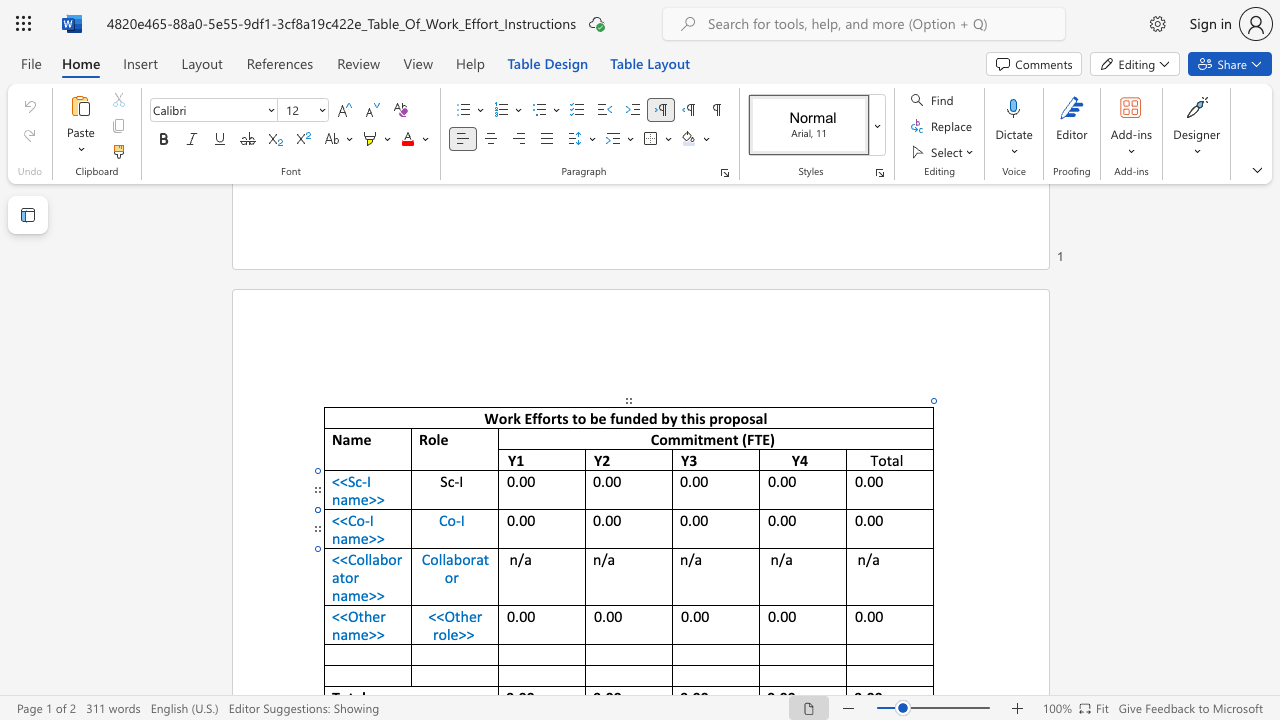 The image size is (1280, 720). Describe the element at coordinates (368, 594) in the screenshot. I see `the space between the continuous character "e" and ">" in the text` at that location.